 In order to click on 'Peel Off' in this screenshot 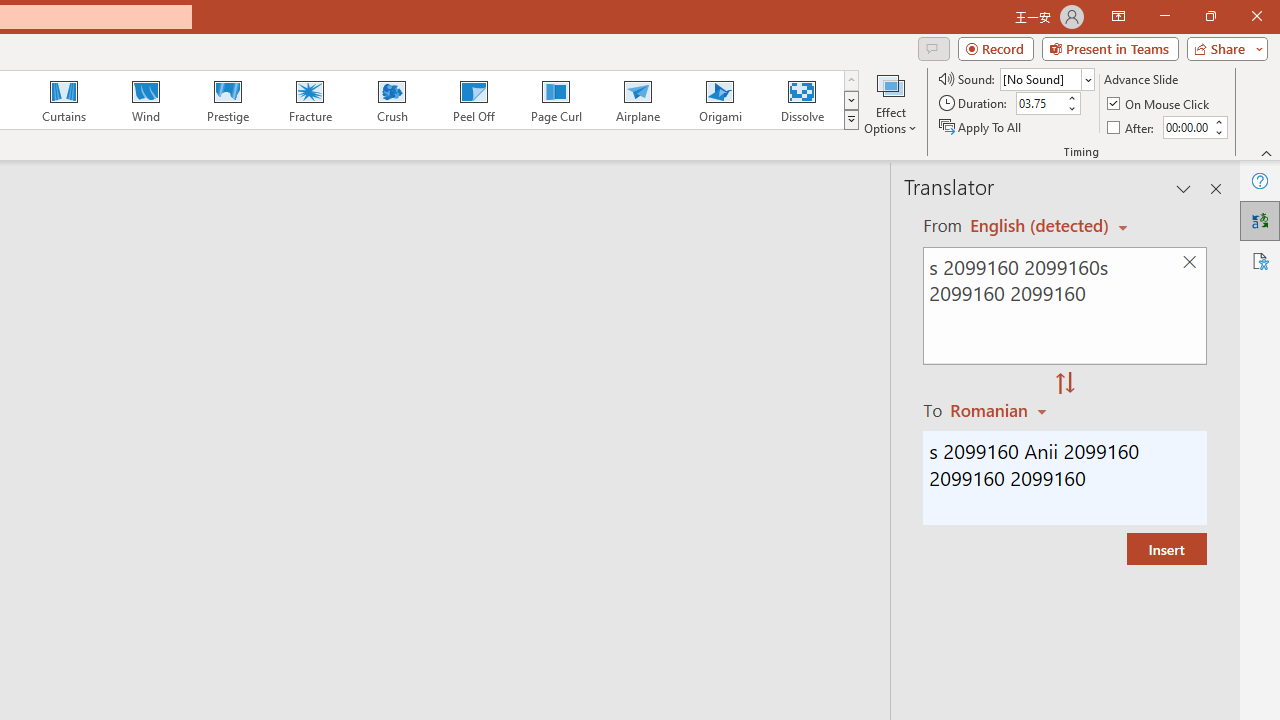, I will do `click(472, 100)`.